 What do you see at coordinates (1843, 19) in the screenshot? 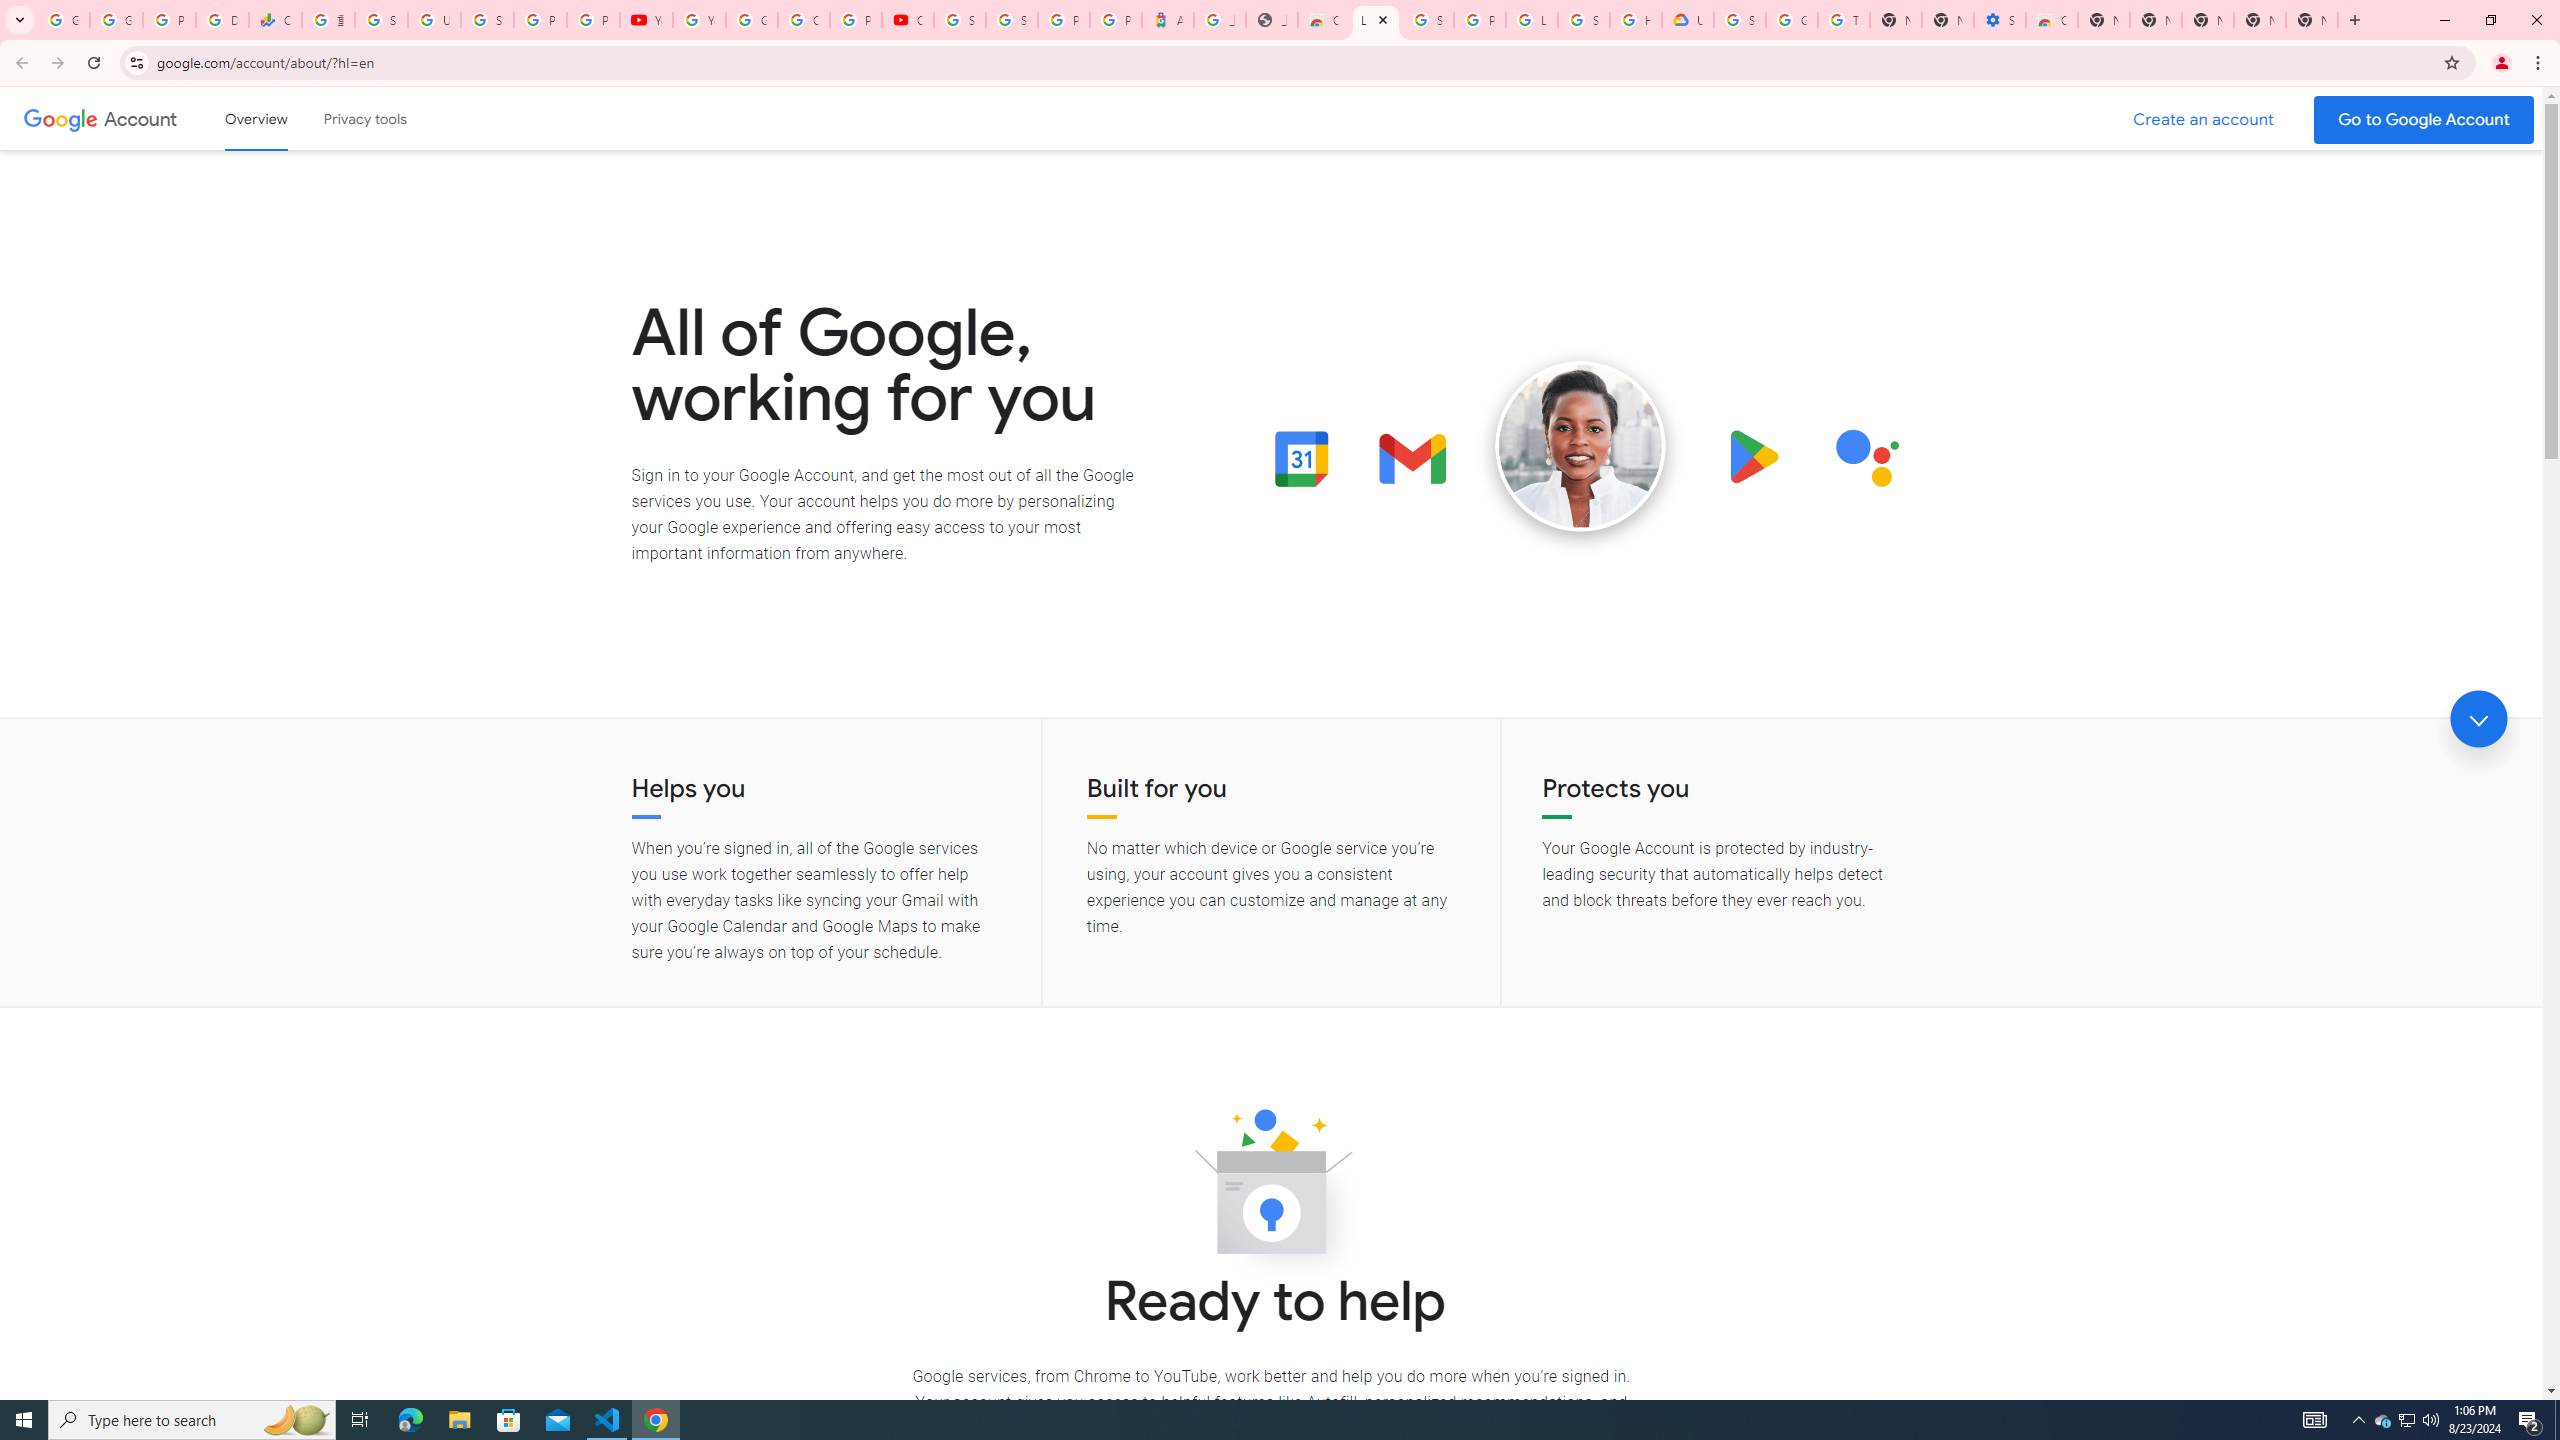
I see `'Turn cookies on or off - Computer - Google Account Help'` at bounding box center [1843, 19].